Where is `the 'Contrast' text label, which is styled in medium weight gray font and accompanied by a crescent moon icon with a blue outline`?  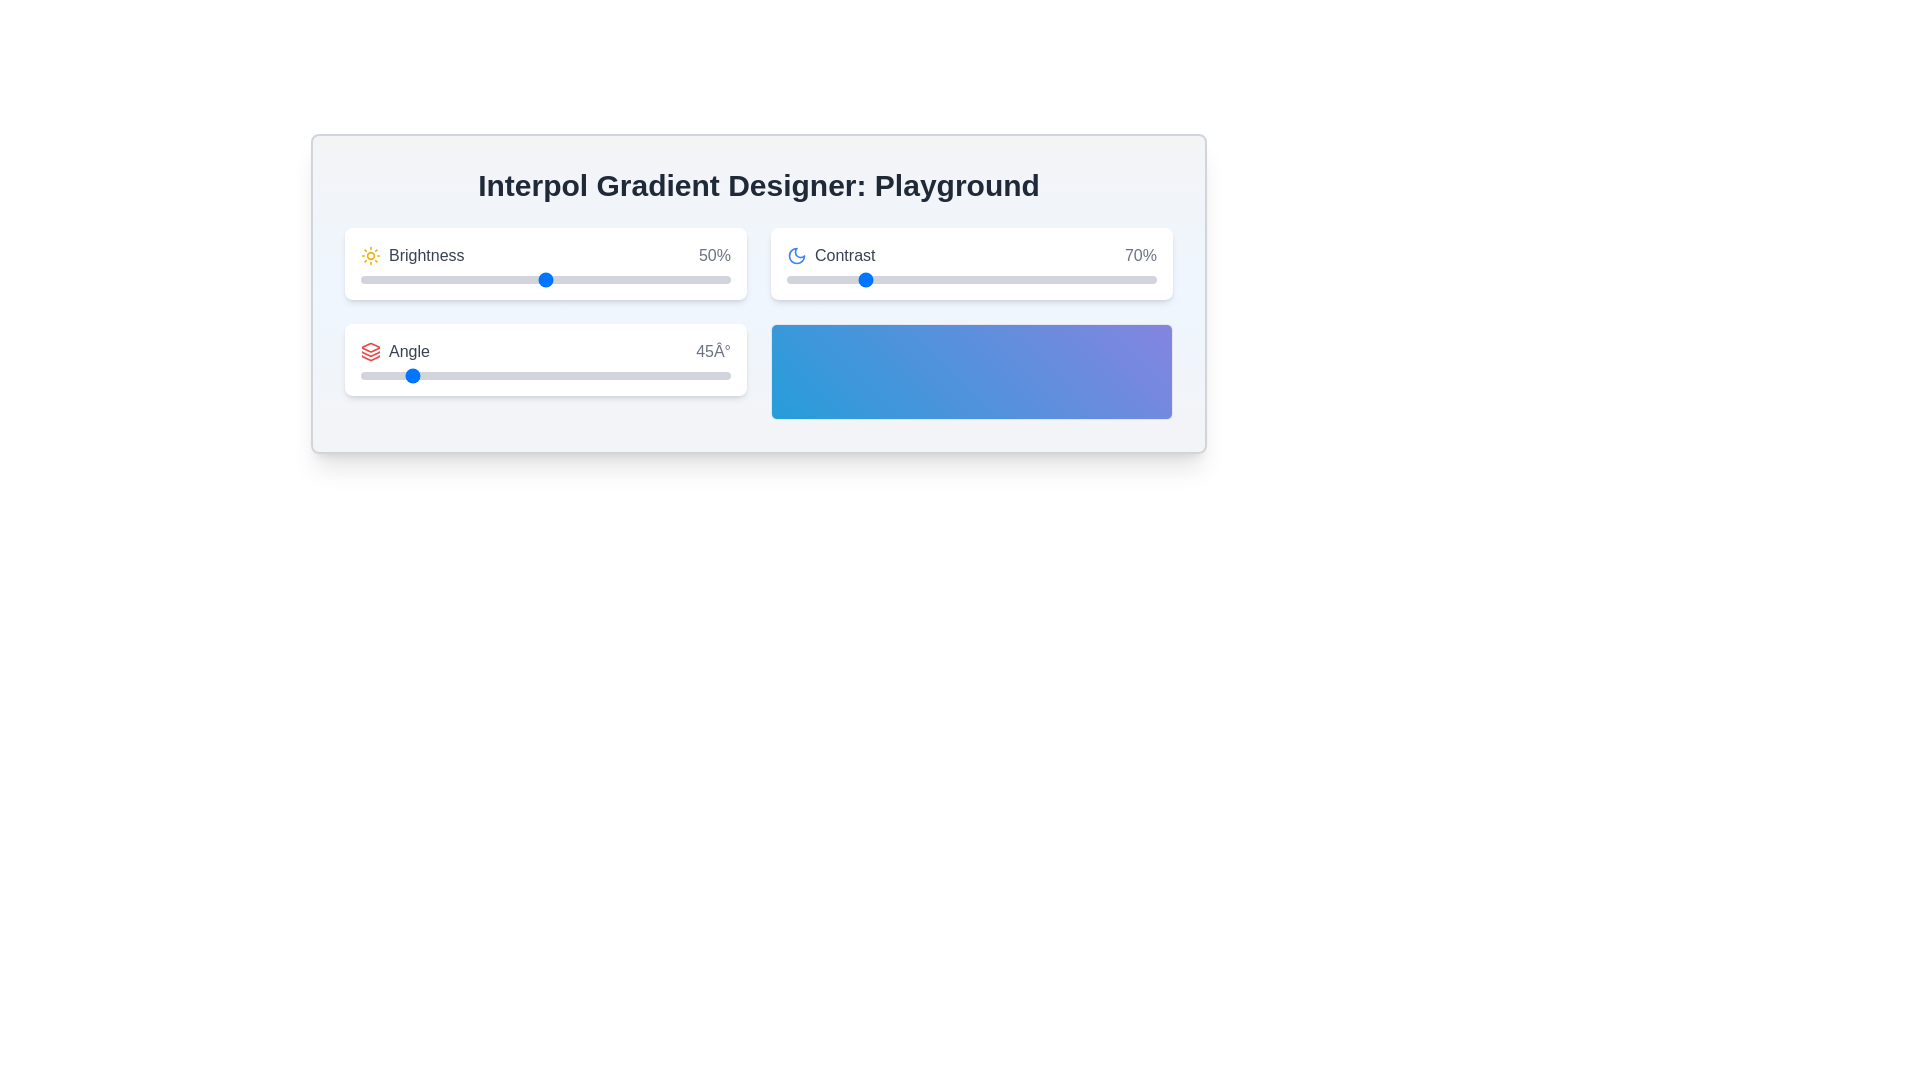
the 'Contrast' text label, which is styled in medium weight gray font and accompanied by a crescent moon icon with a blue outline is located at coordinates (831, 254).